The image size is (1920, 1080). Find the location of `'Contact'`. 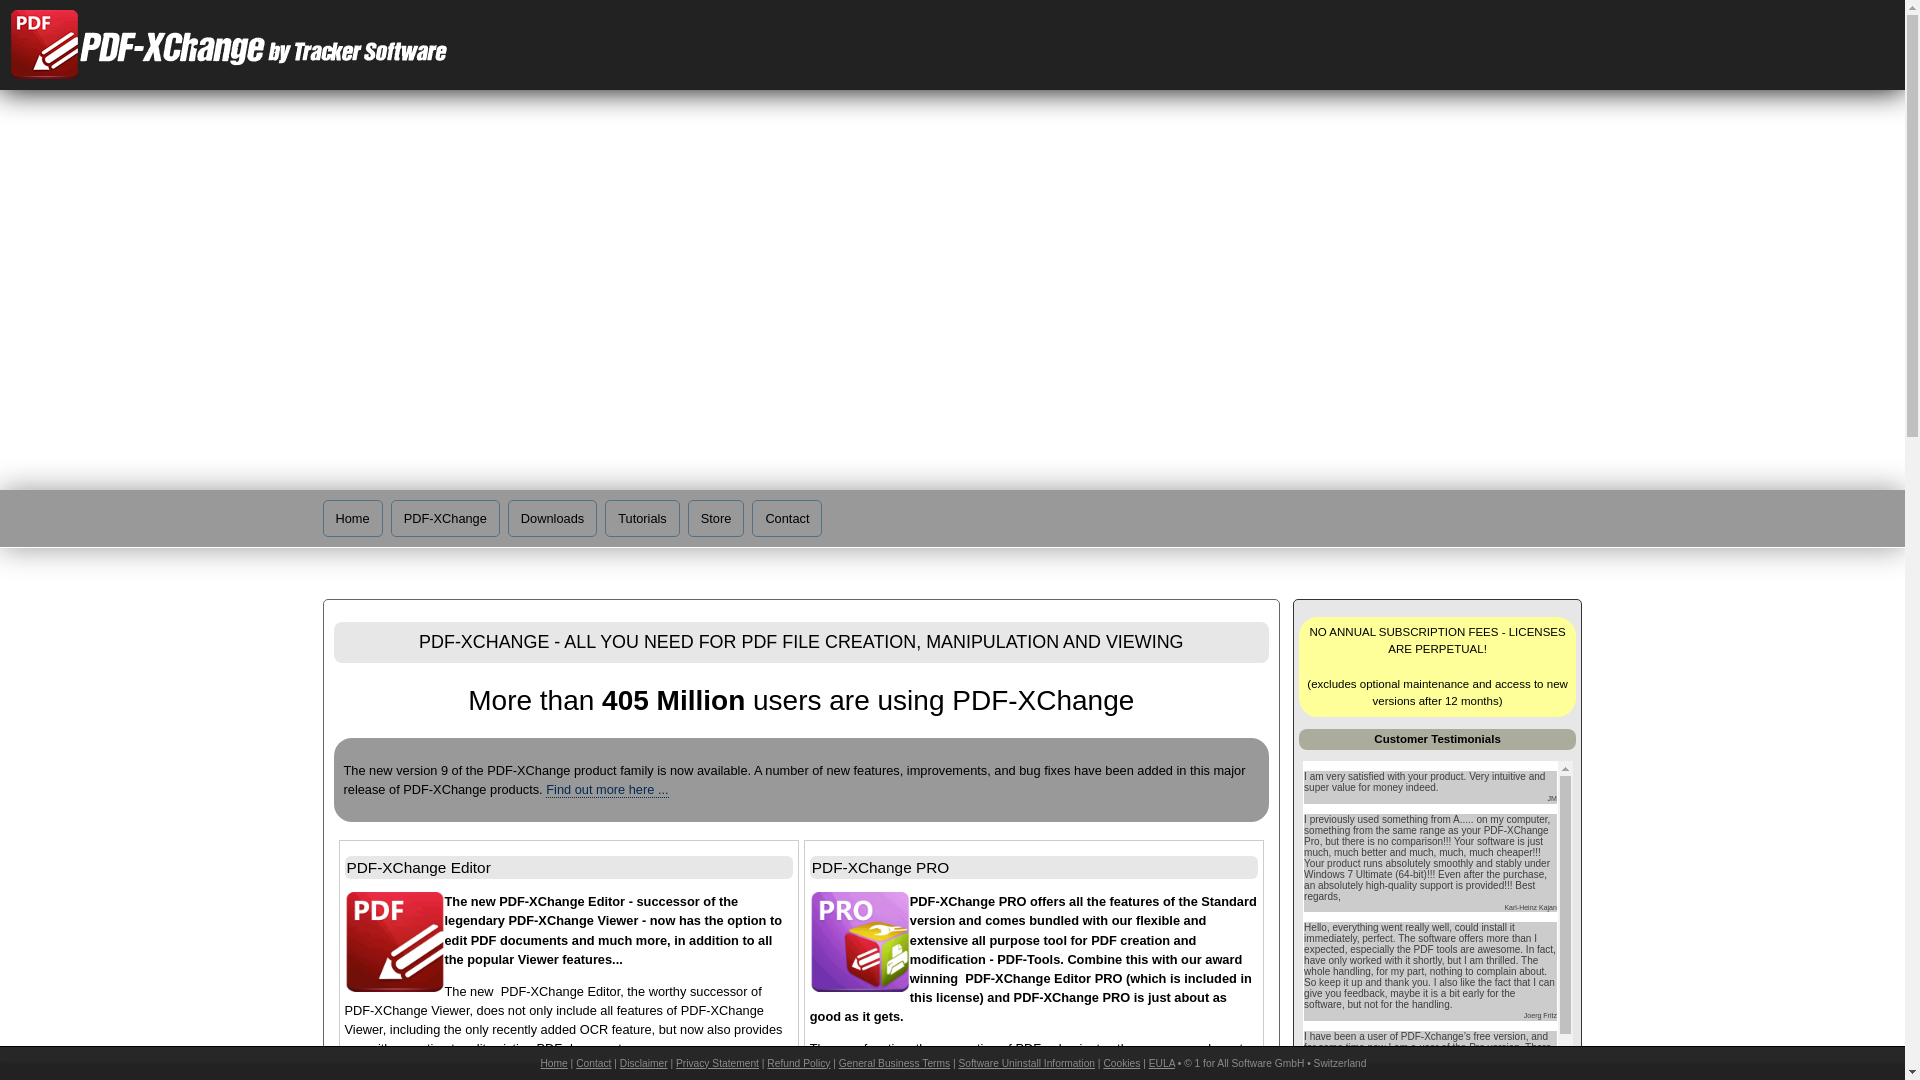

'Contact' is located at coordinates (592, 1062).